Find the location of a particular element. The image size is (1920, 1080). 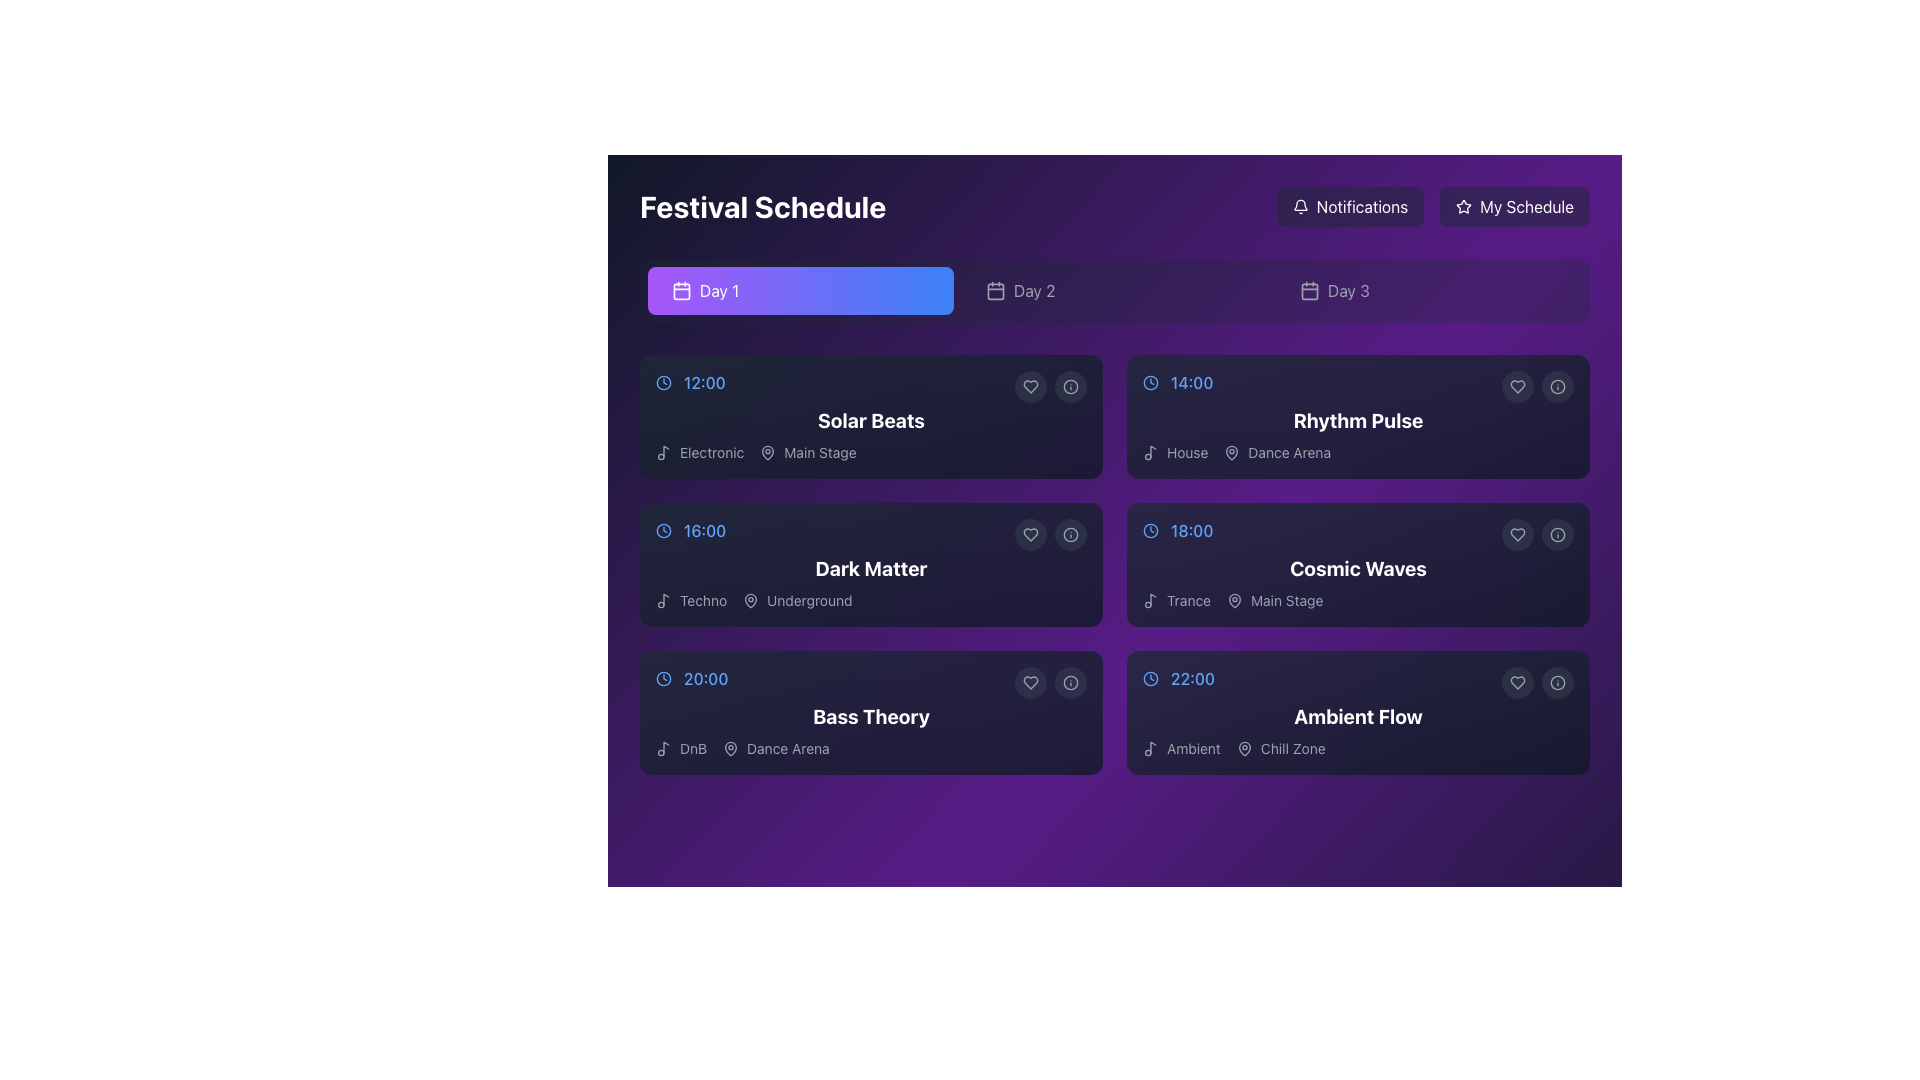

the map pin icon indicating the location of the 'Dance Arena' venue, located to the left of the venue name in the event information for 'Bass Theory' is located at coordinates (730, 748).